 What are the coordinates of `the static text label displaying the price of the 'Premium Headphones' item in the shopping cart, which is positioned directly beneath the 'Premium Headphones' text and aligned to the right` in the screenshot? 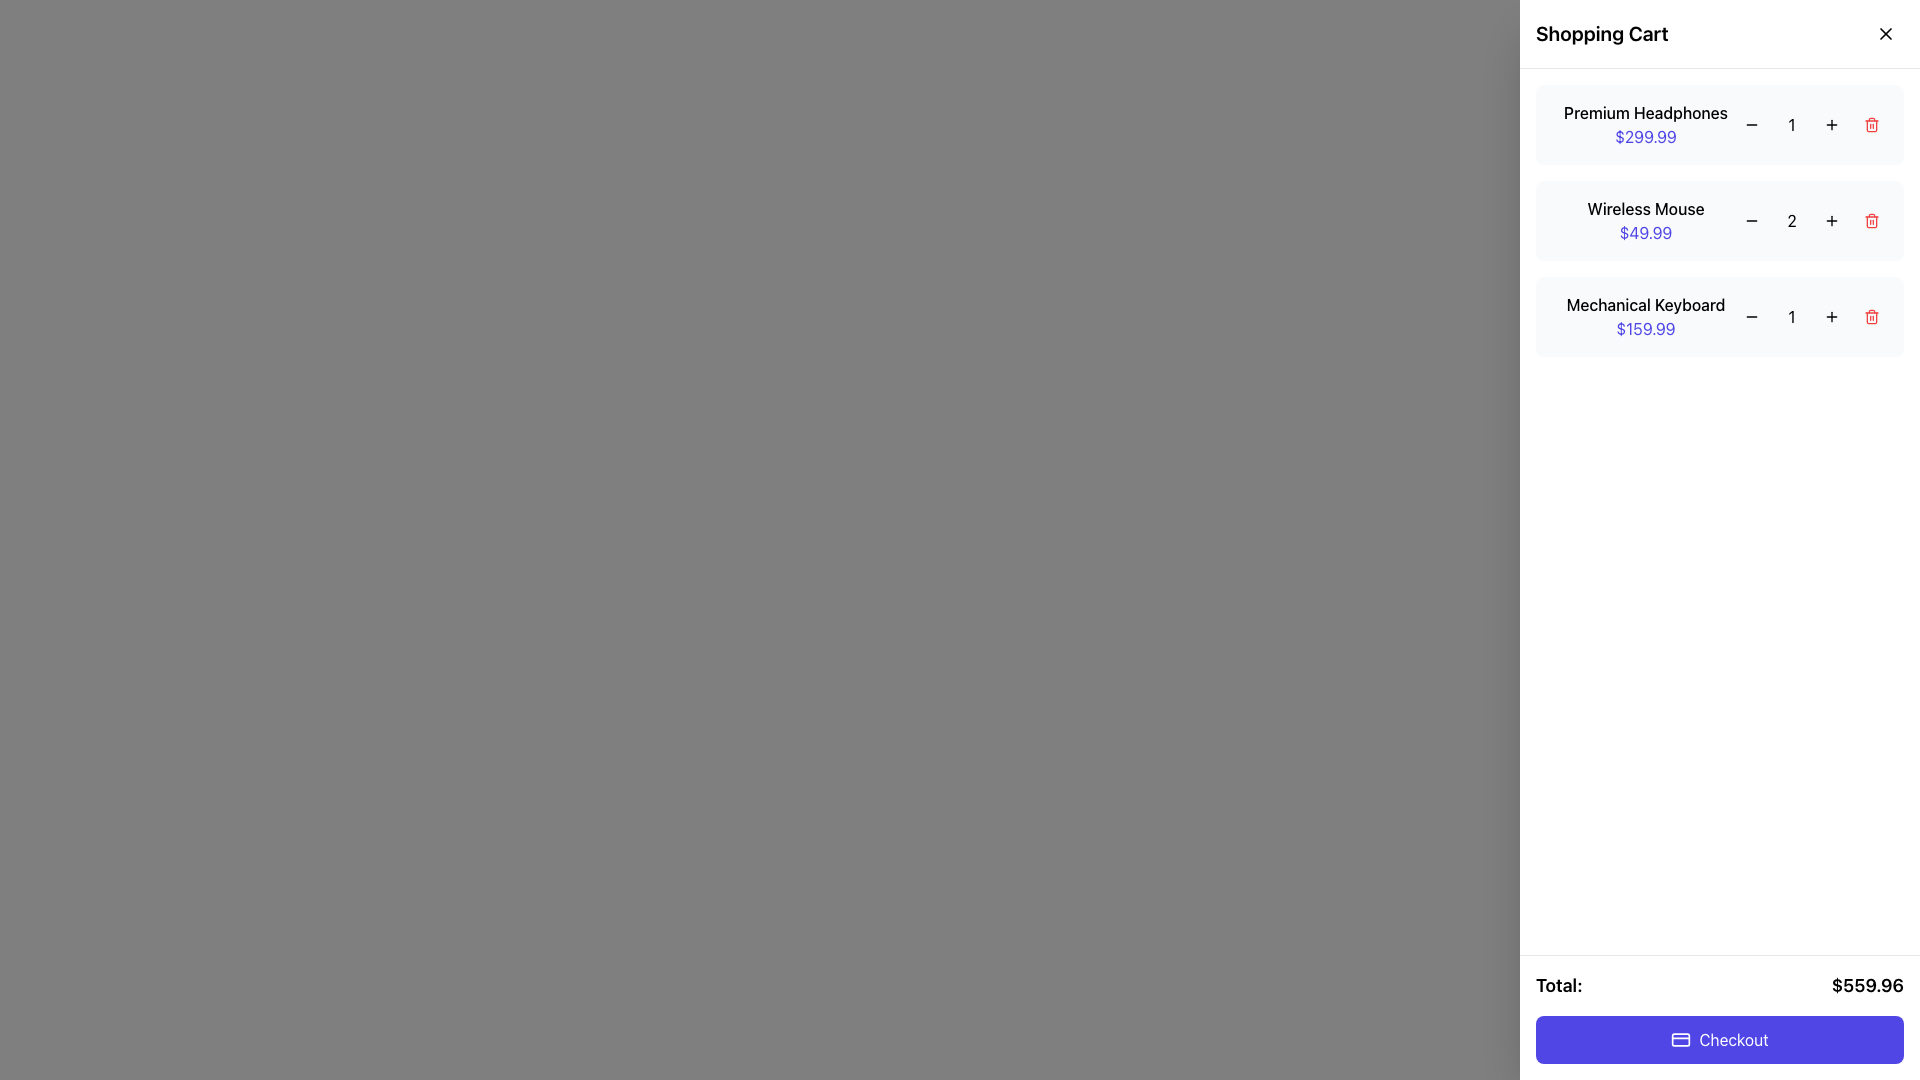 It's located at (1646, 136).